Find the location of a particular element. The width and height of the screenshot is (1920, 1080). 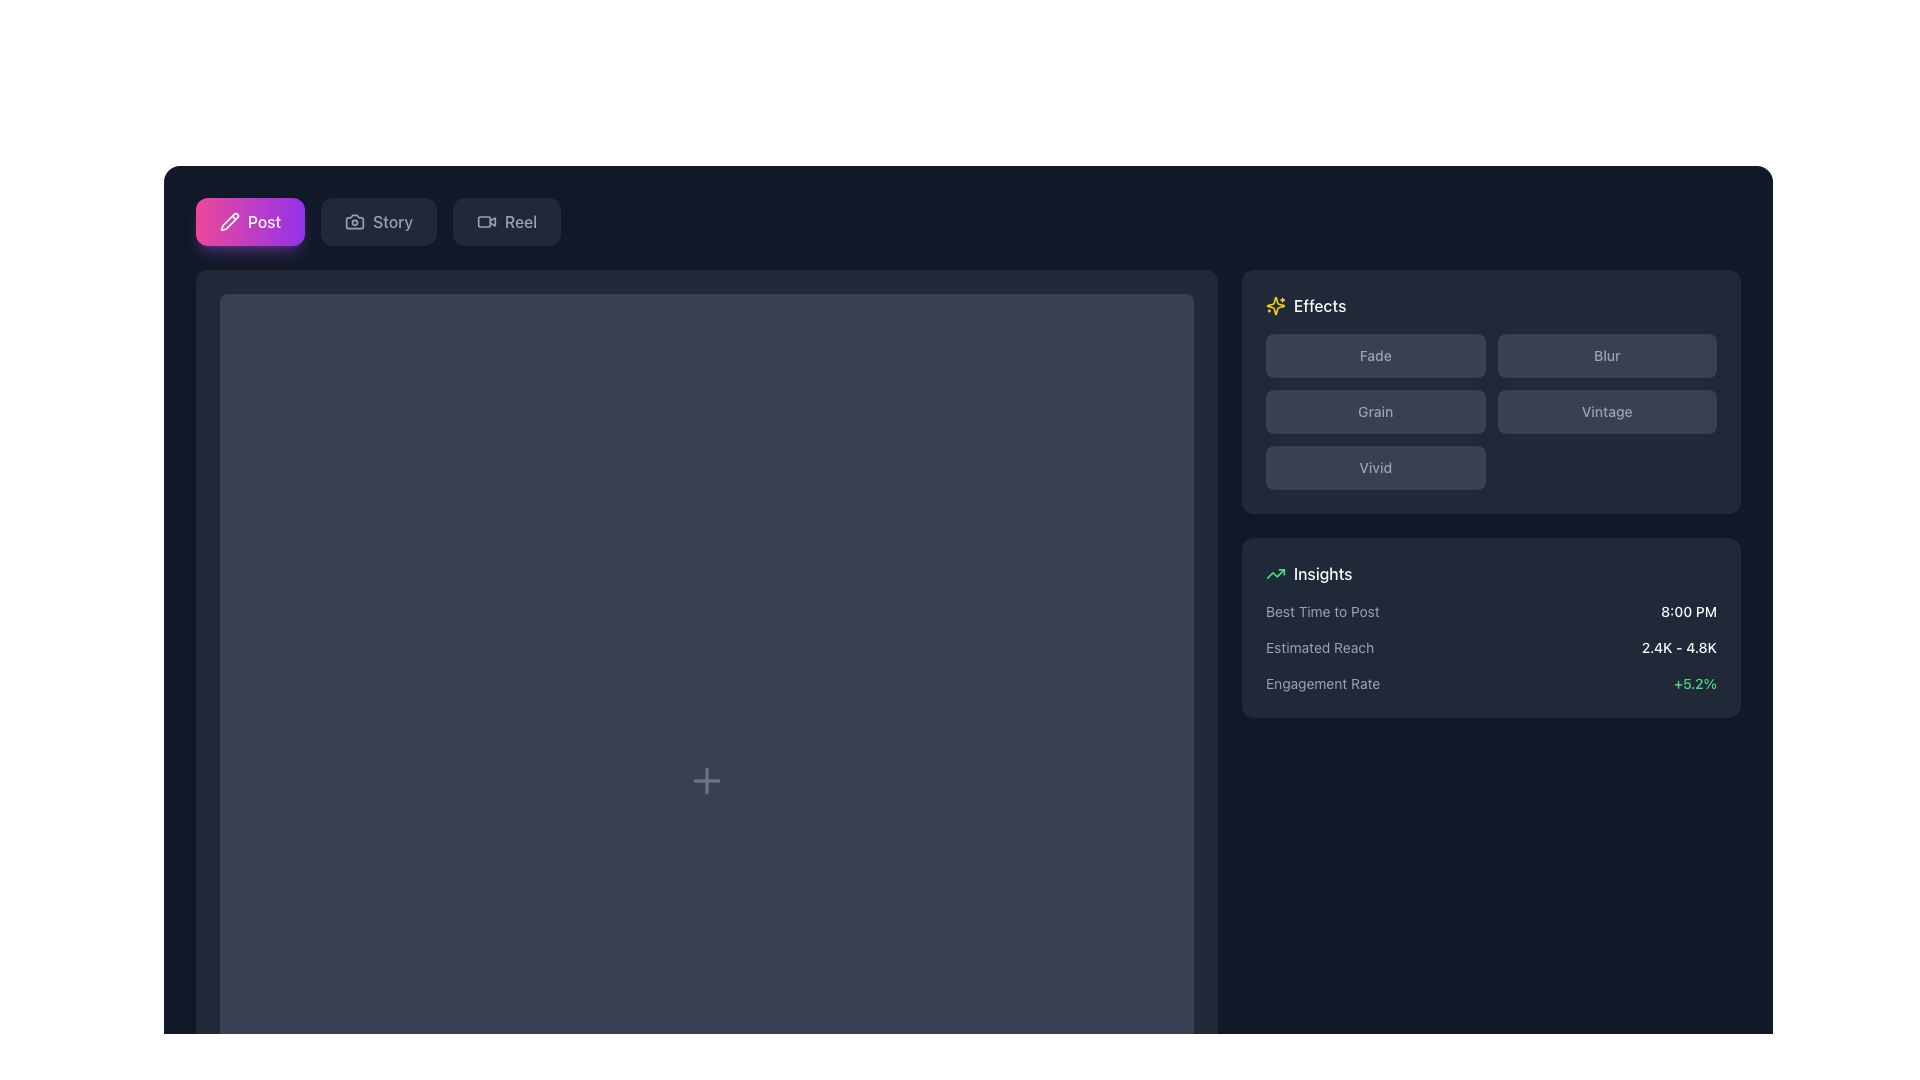

the decorative icon in the 'Effects' section header, located next to the 'Effects' label is located at coordinates (1275, 305).